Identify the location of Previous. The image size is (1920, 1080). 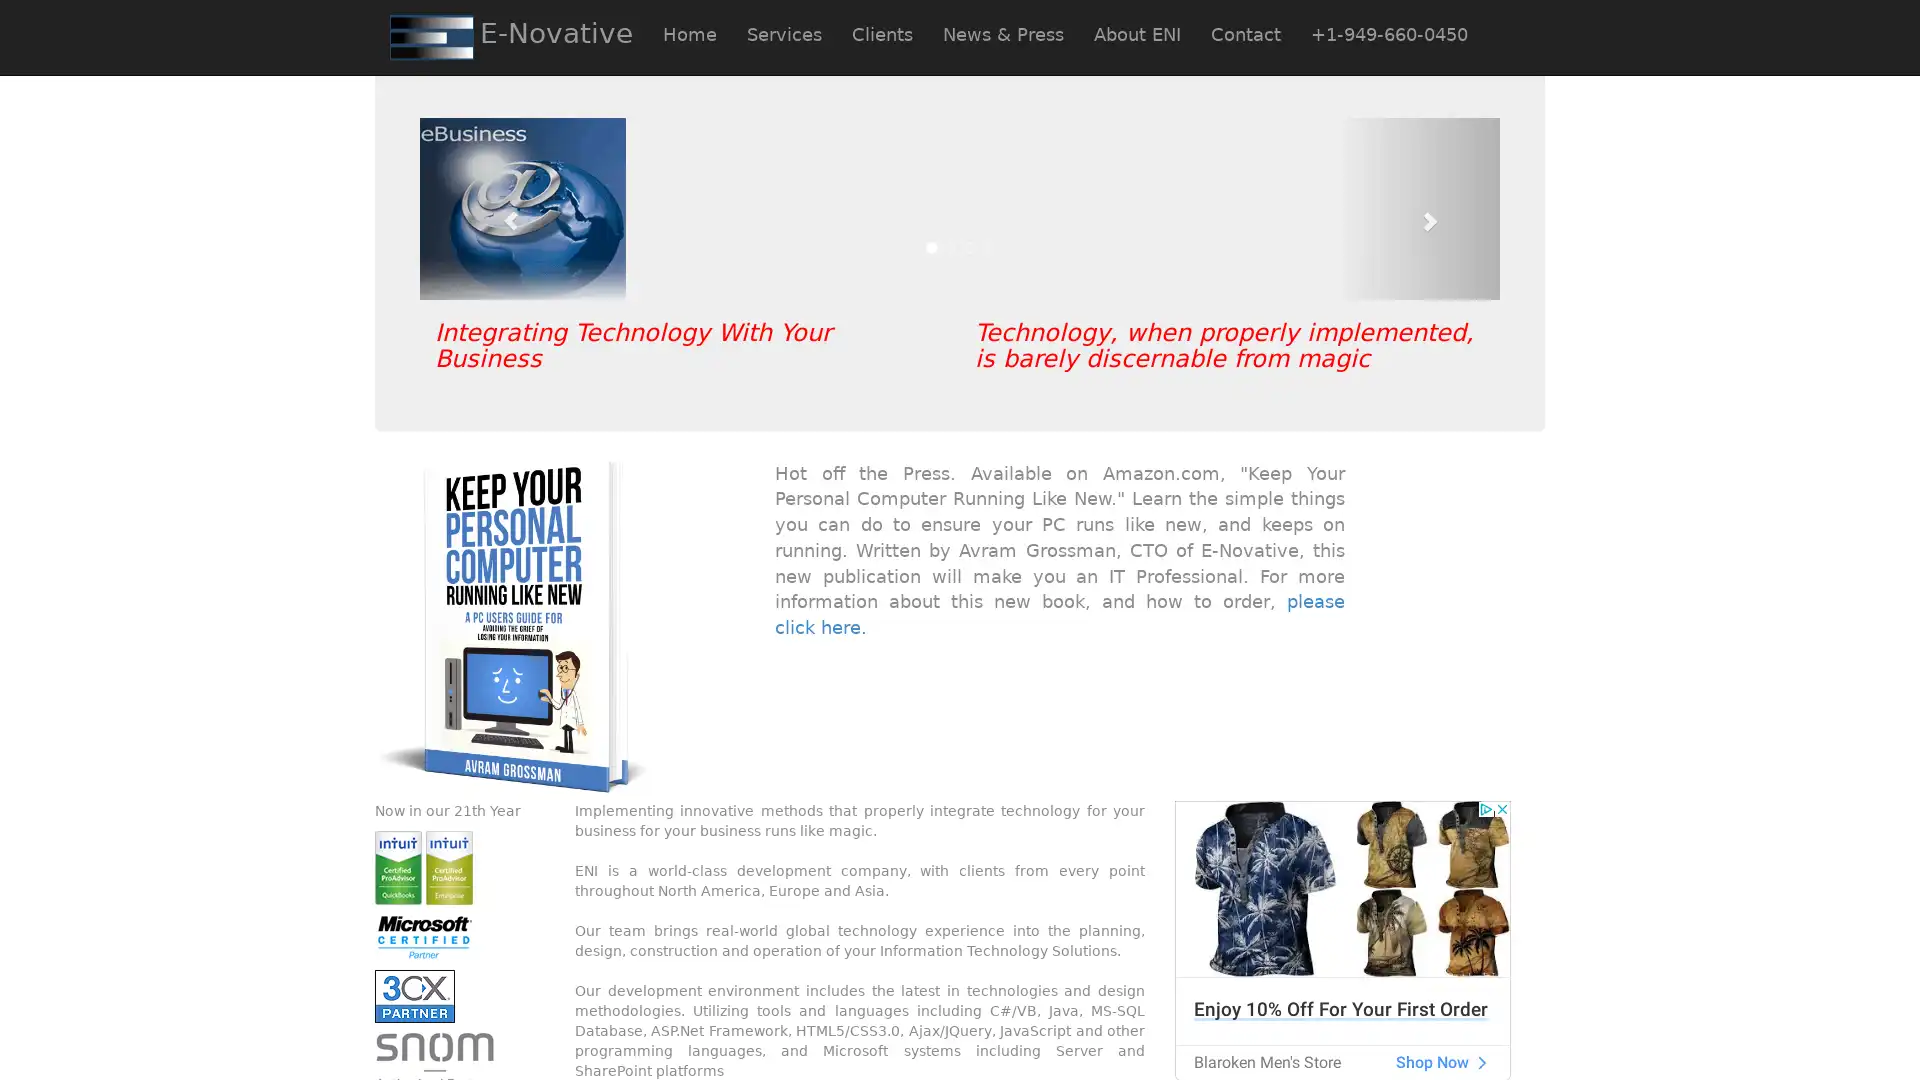
(500, 208).